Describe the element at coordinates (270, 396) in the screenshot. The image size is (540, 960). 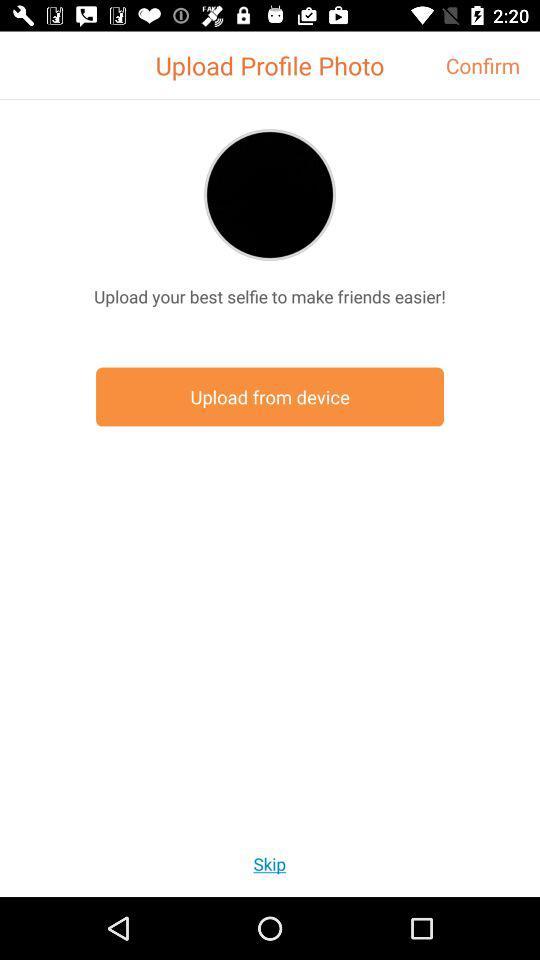
I see `the upload from device` at that location.